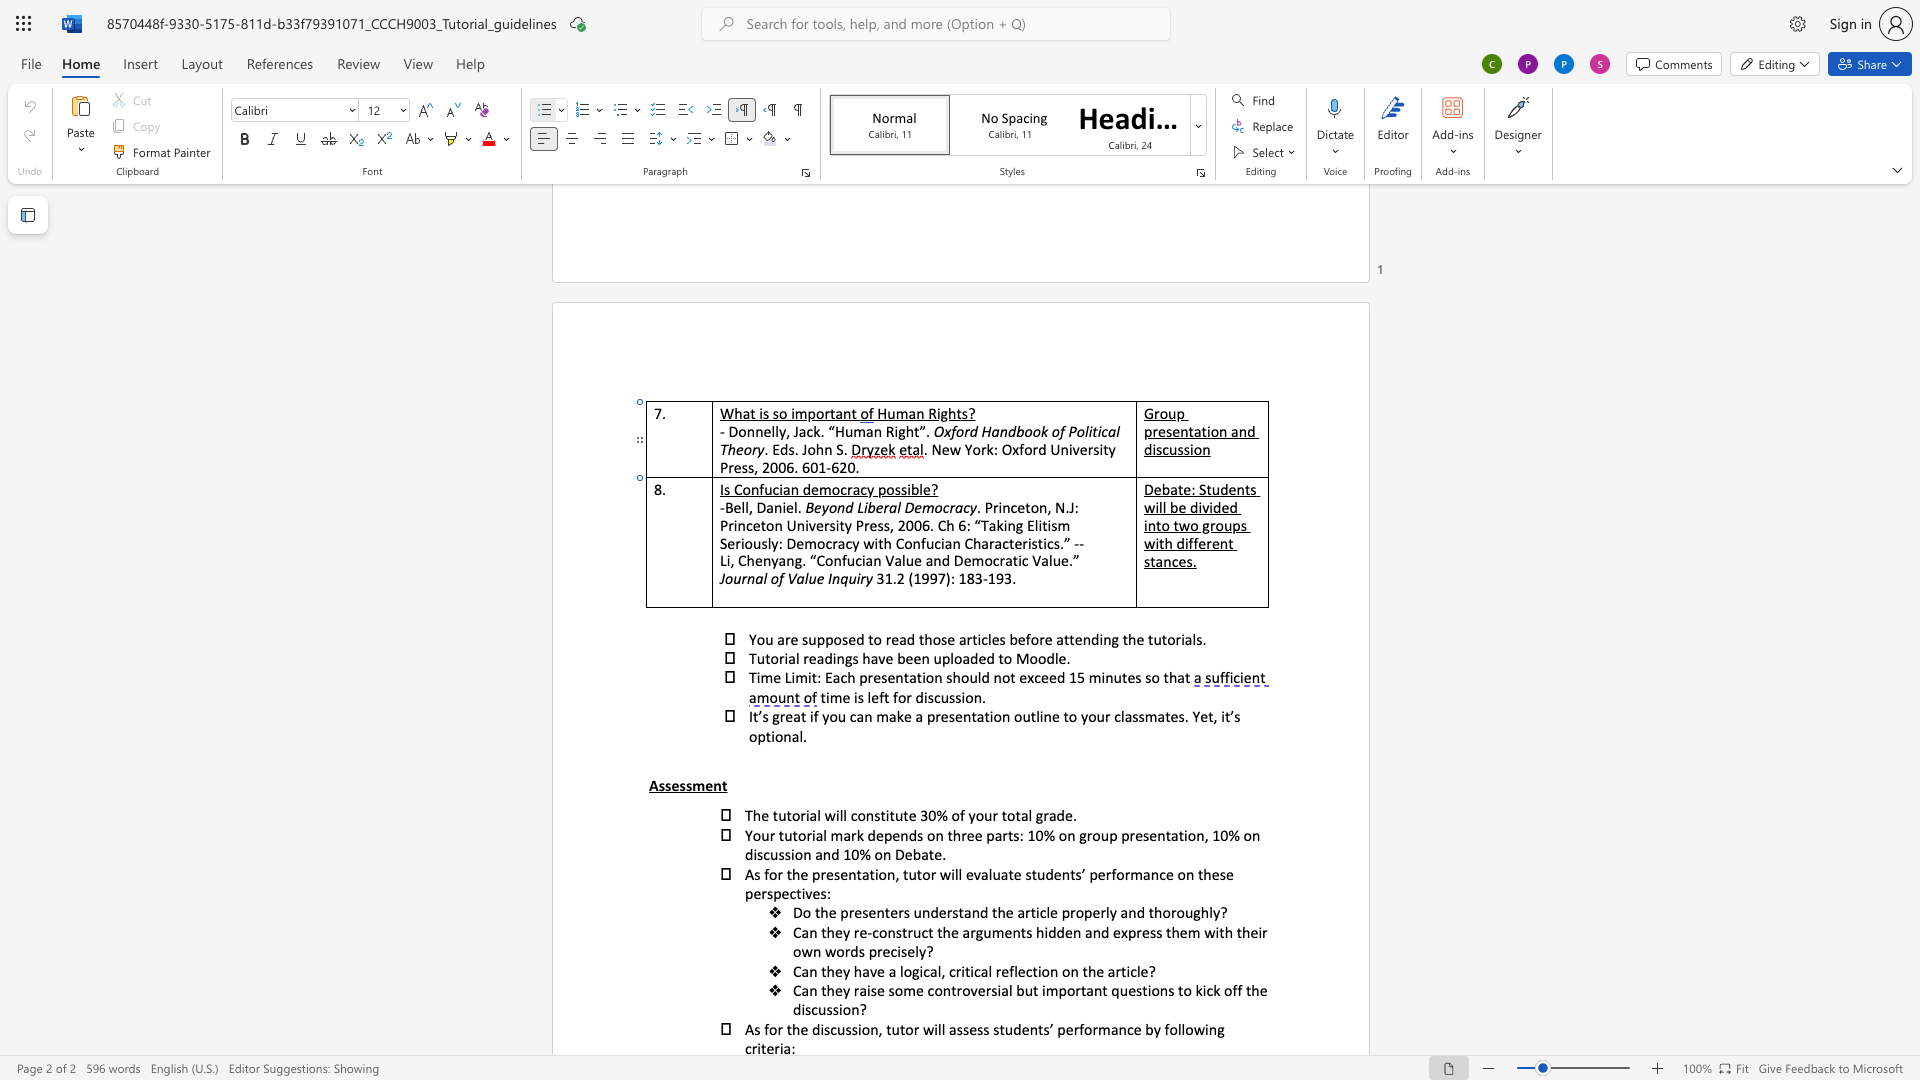  I want to click on the space between the continuous character "t" and "o" in the text, so click(791, 815).